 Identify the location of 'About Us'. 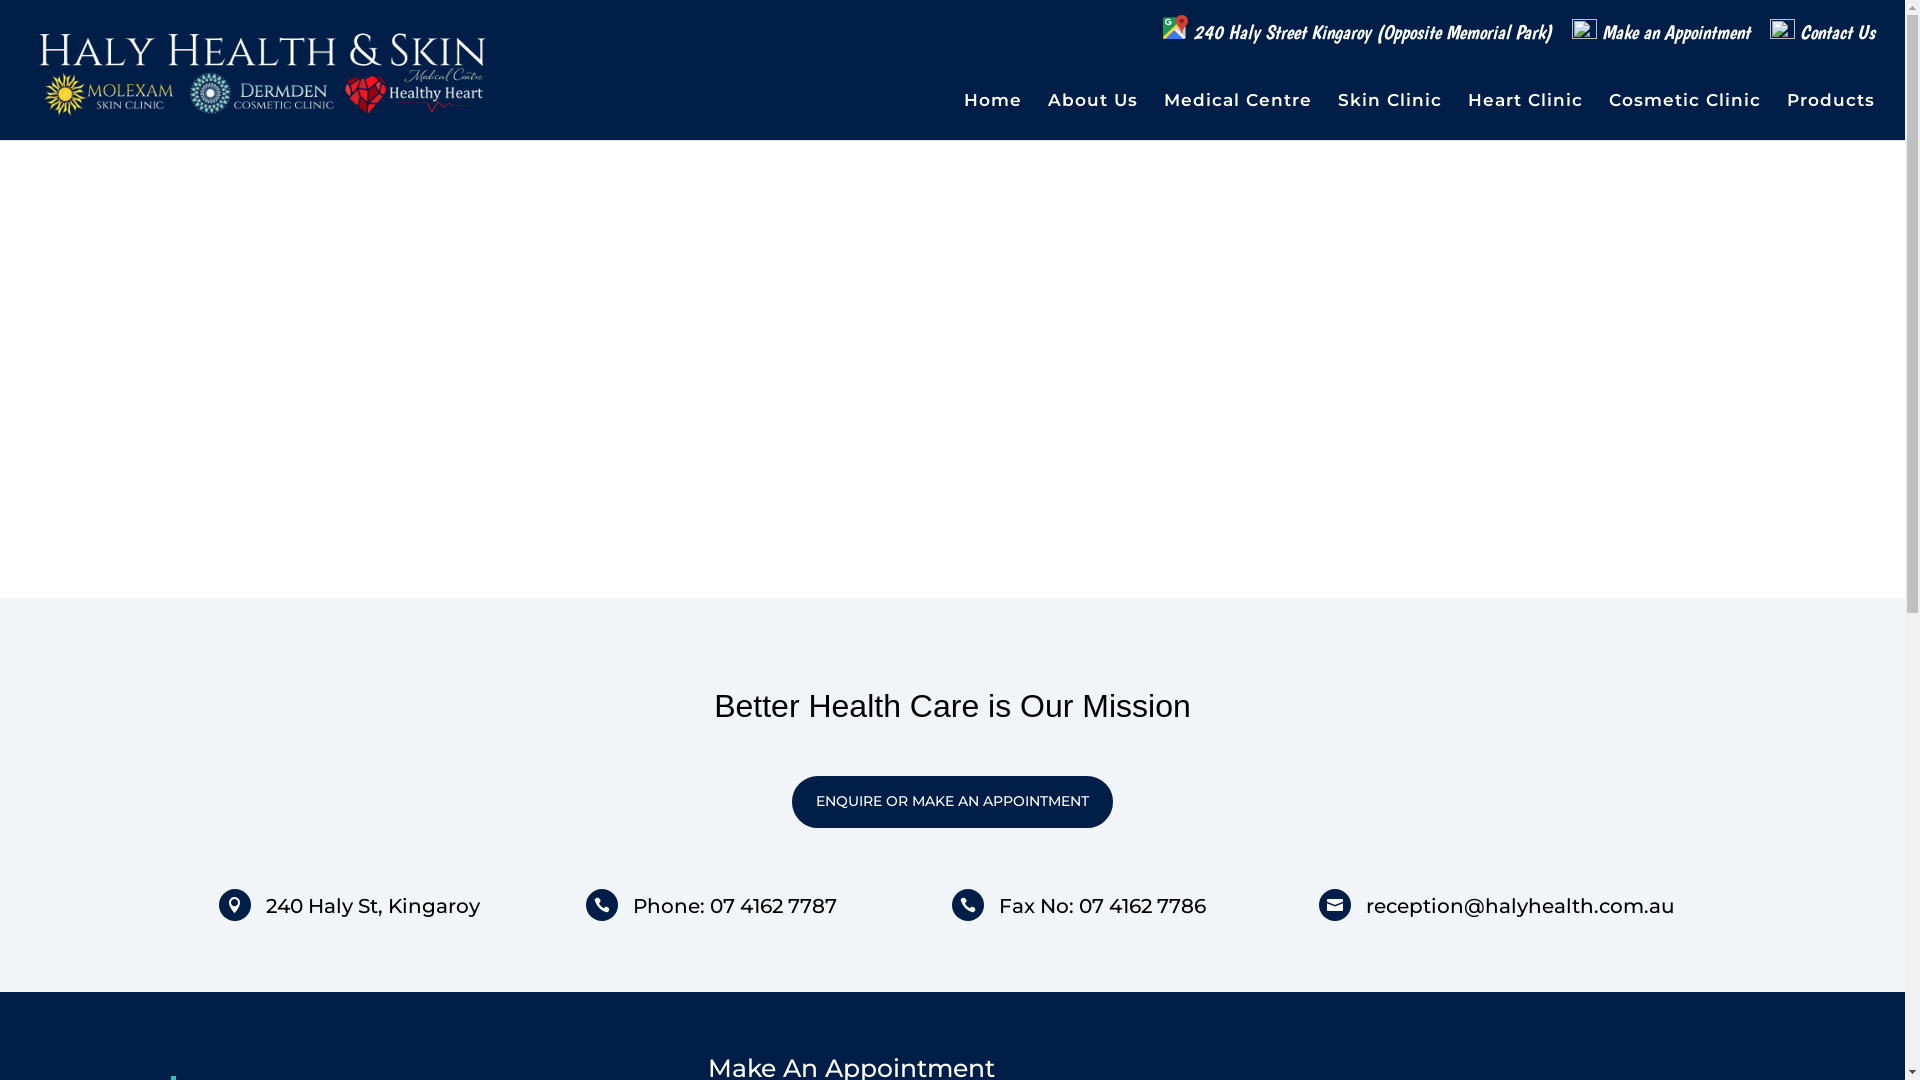
(1092, 116).